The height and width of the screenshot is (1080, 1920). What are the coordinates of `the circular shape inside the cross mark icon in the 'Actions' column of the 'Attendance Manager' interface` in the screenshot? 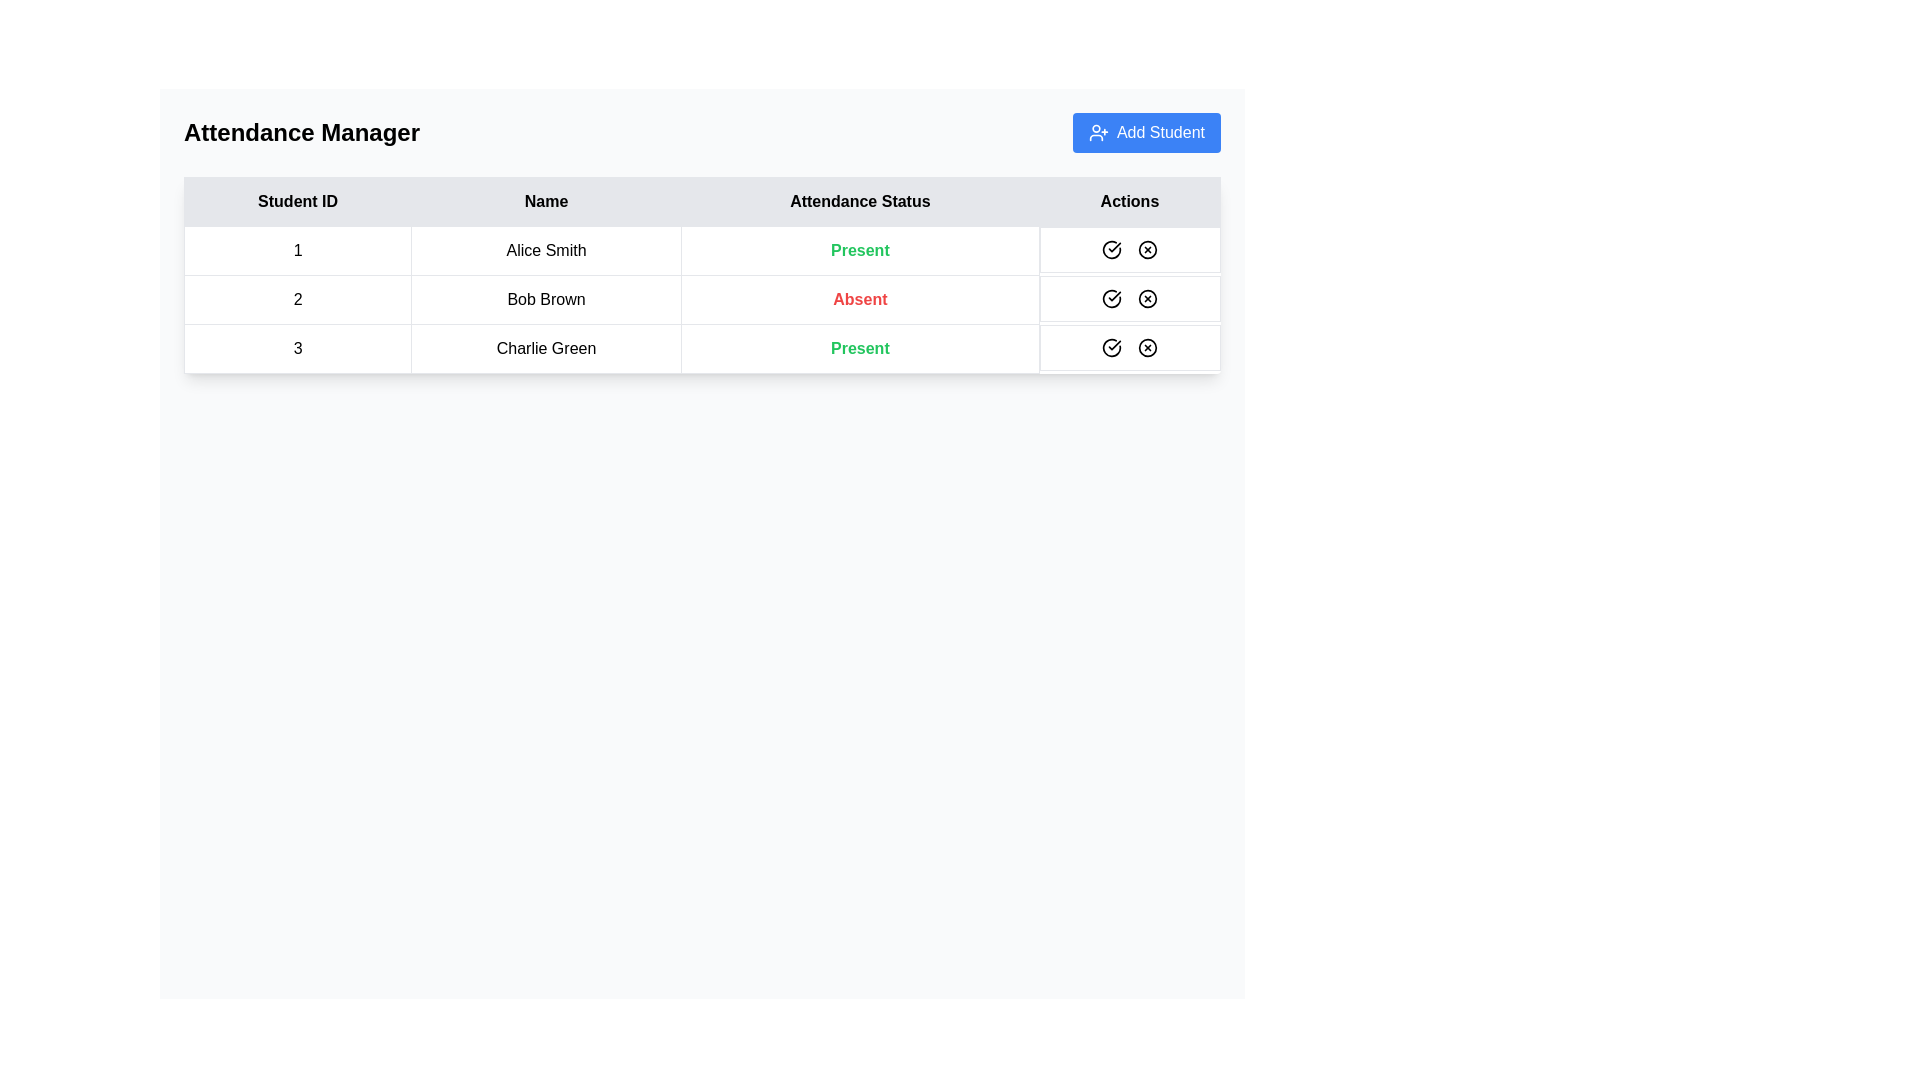 It's located at (1148, 249).